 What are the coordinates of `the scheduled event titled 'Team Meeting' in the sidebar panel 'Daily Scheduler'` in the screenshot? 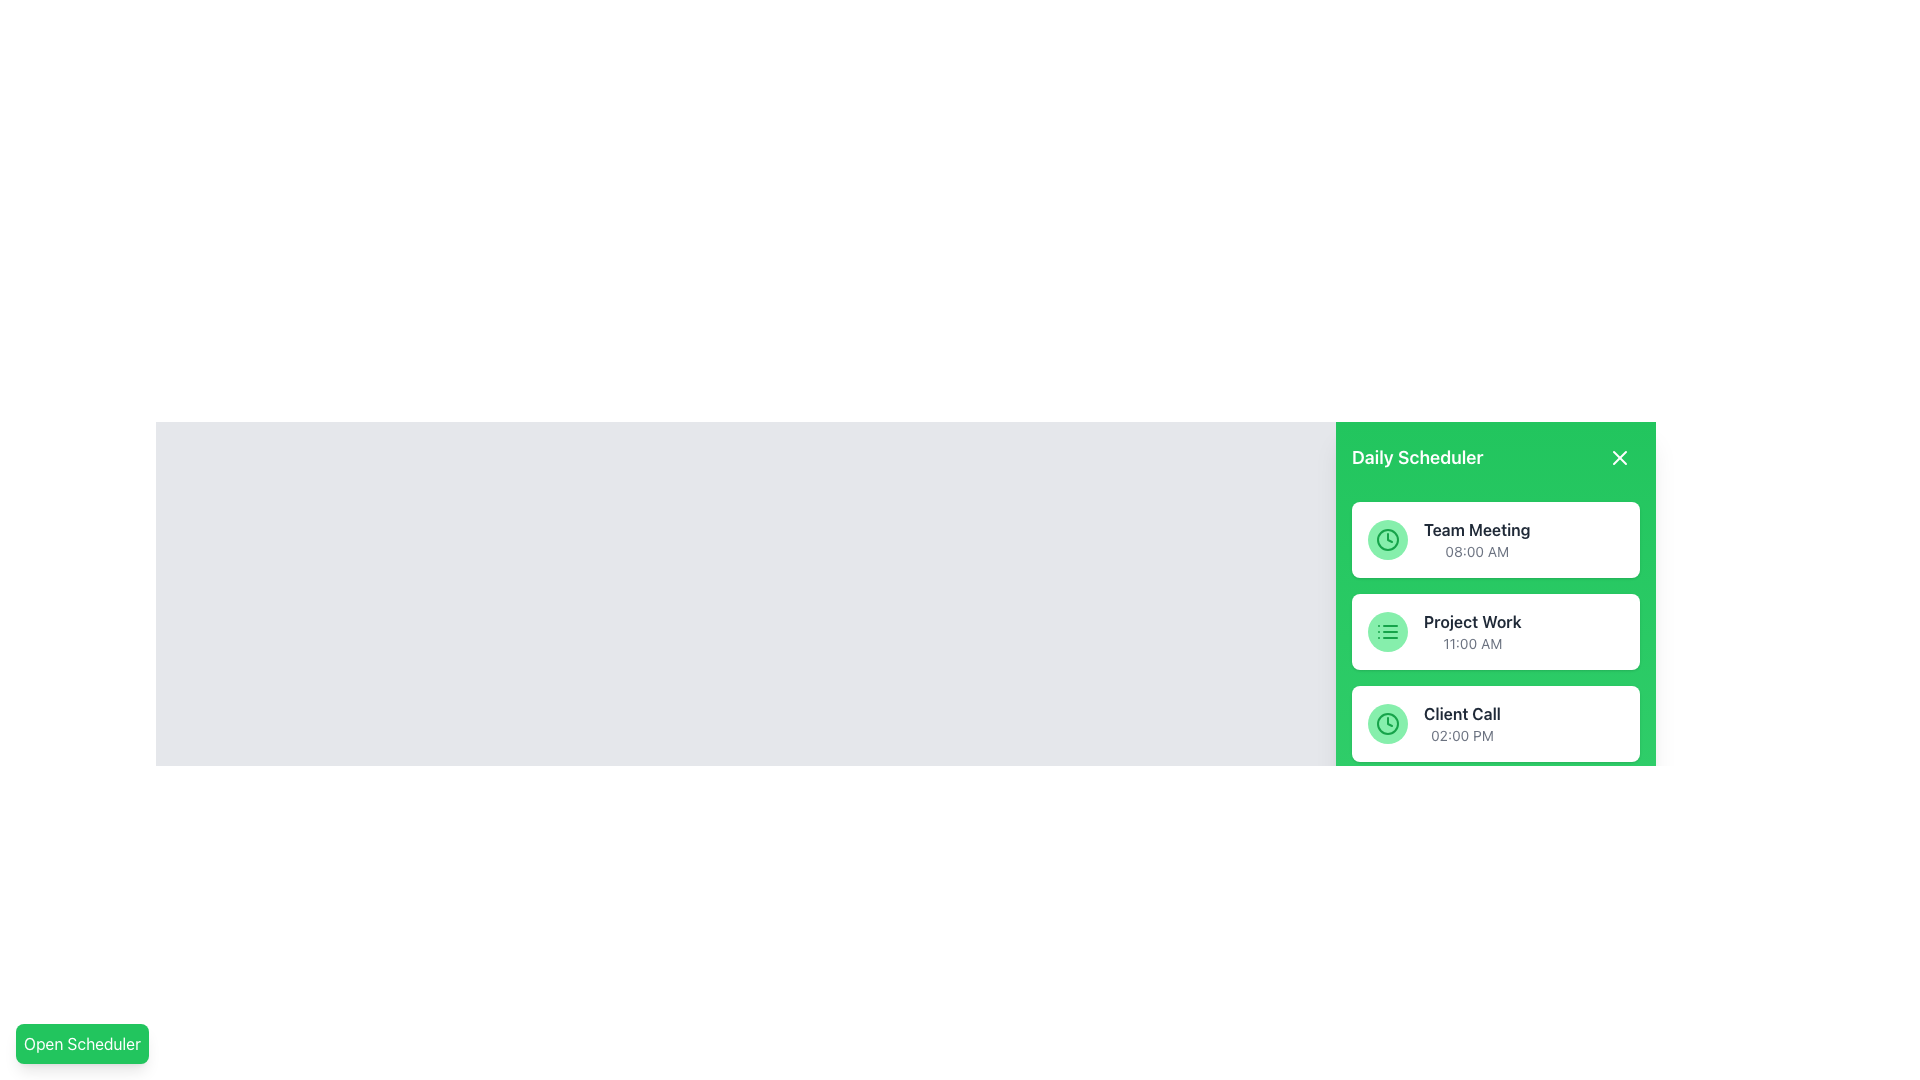 It's located at (1496, 540).